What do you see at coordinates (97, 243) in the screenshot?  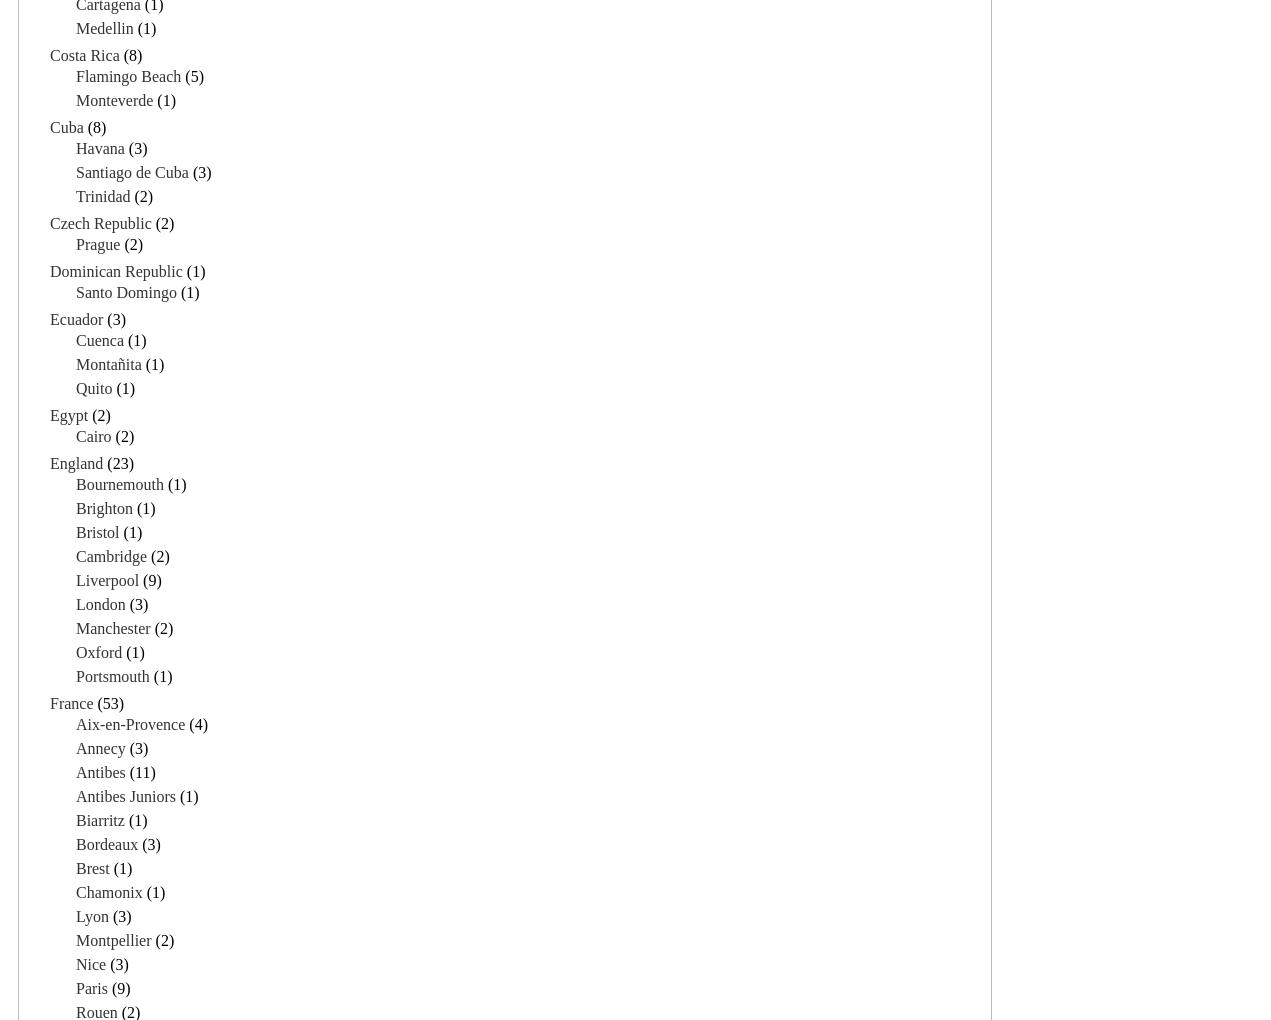 I see `'Prague'` at bounding box center [97, 243].